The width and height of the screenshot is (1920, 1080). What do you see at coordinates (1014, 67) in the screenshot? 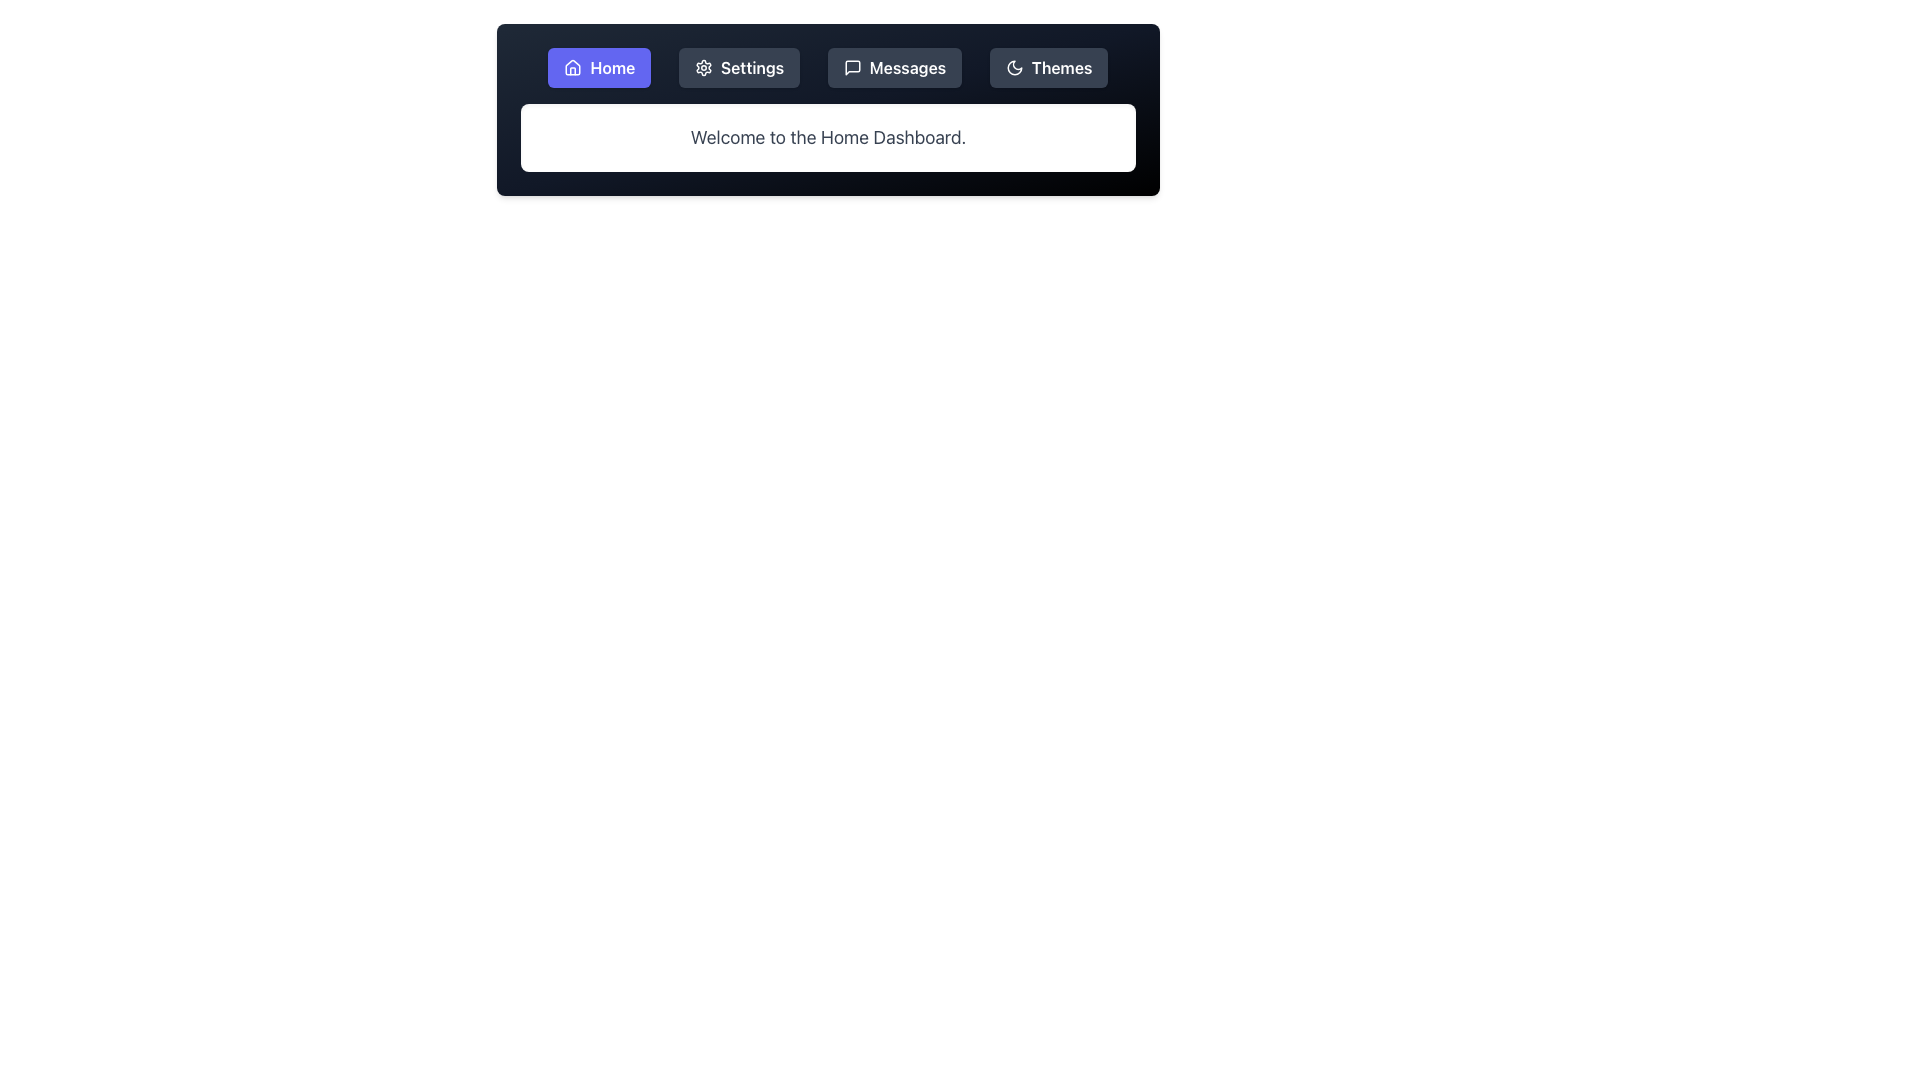
I see `the crescent moon icon in the toolbar` at bounding box center [1014, 67].